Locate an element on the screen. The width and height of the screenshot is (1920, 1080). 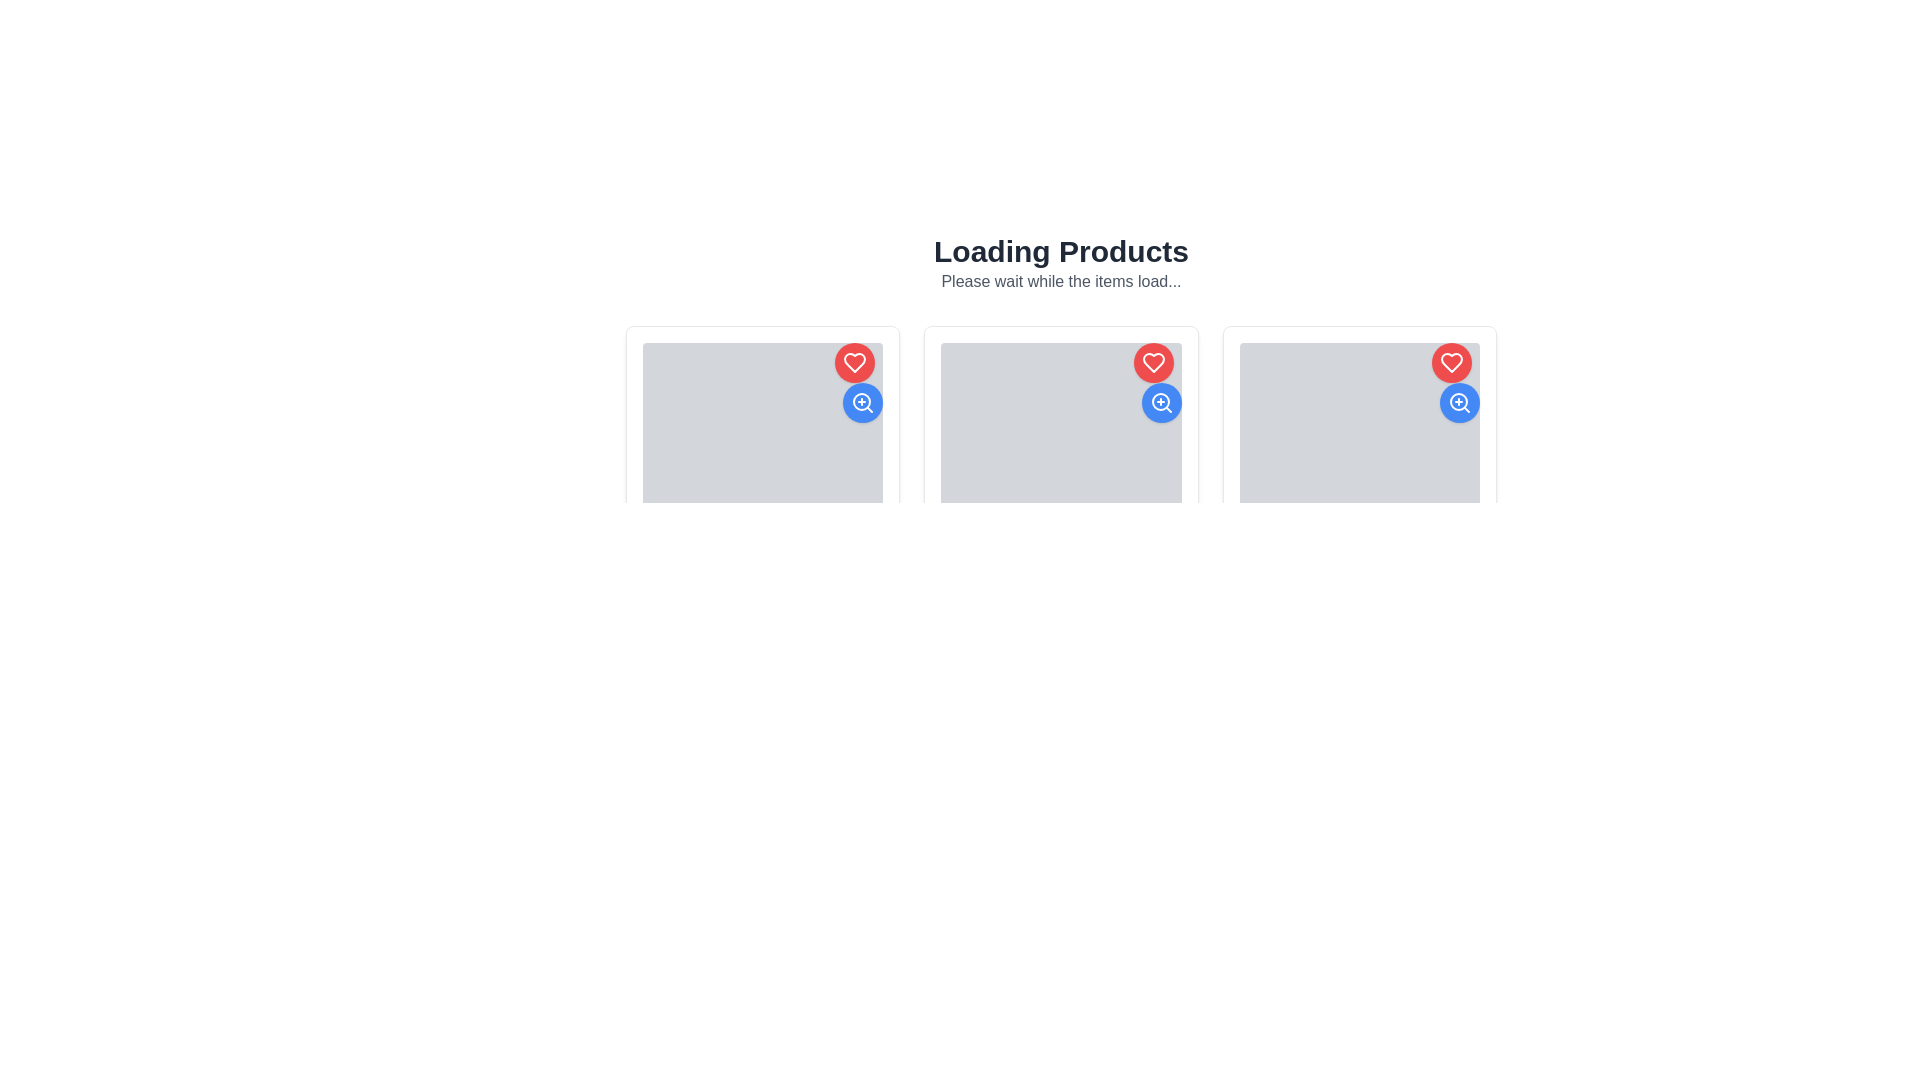
the circular red button with a white heart icon located in the upper-right corner of the middle product card is located at coordinates (1153, 362).